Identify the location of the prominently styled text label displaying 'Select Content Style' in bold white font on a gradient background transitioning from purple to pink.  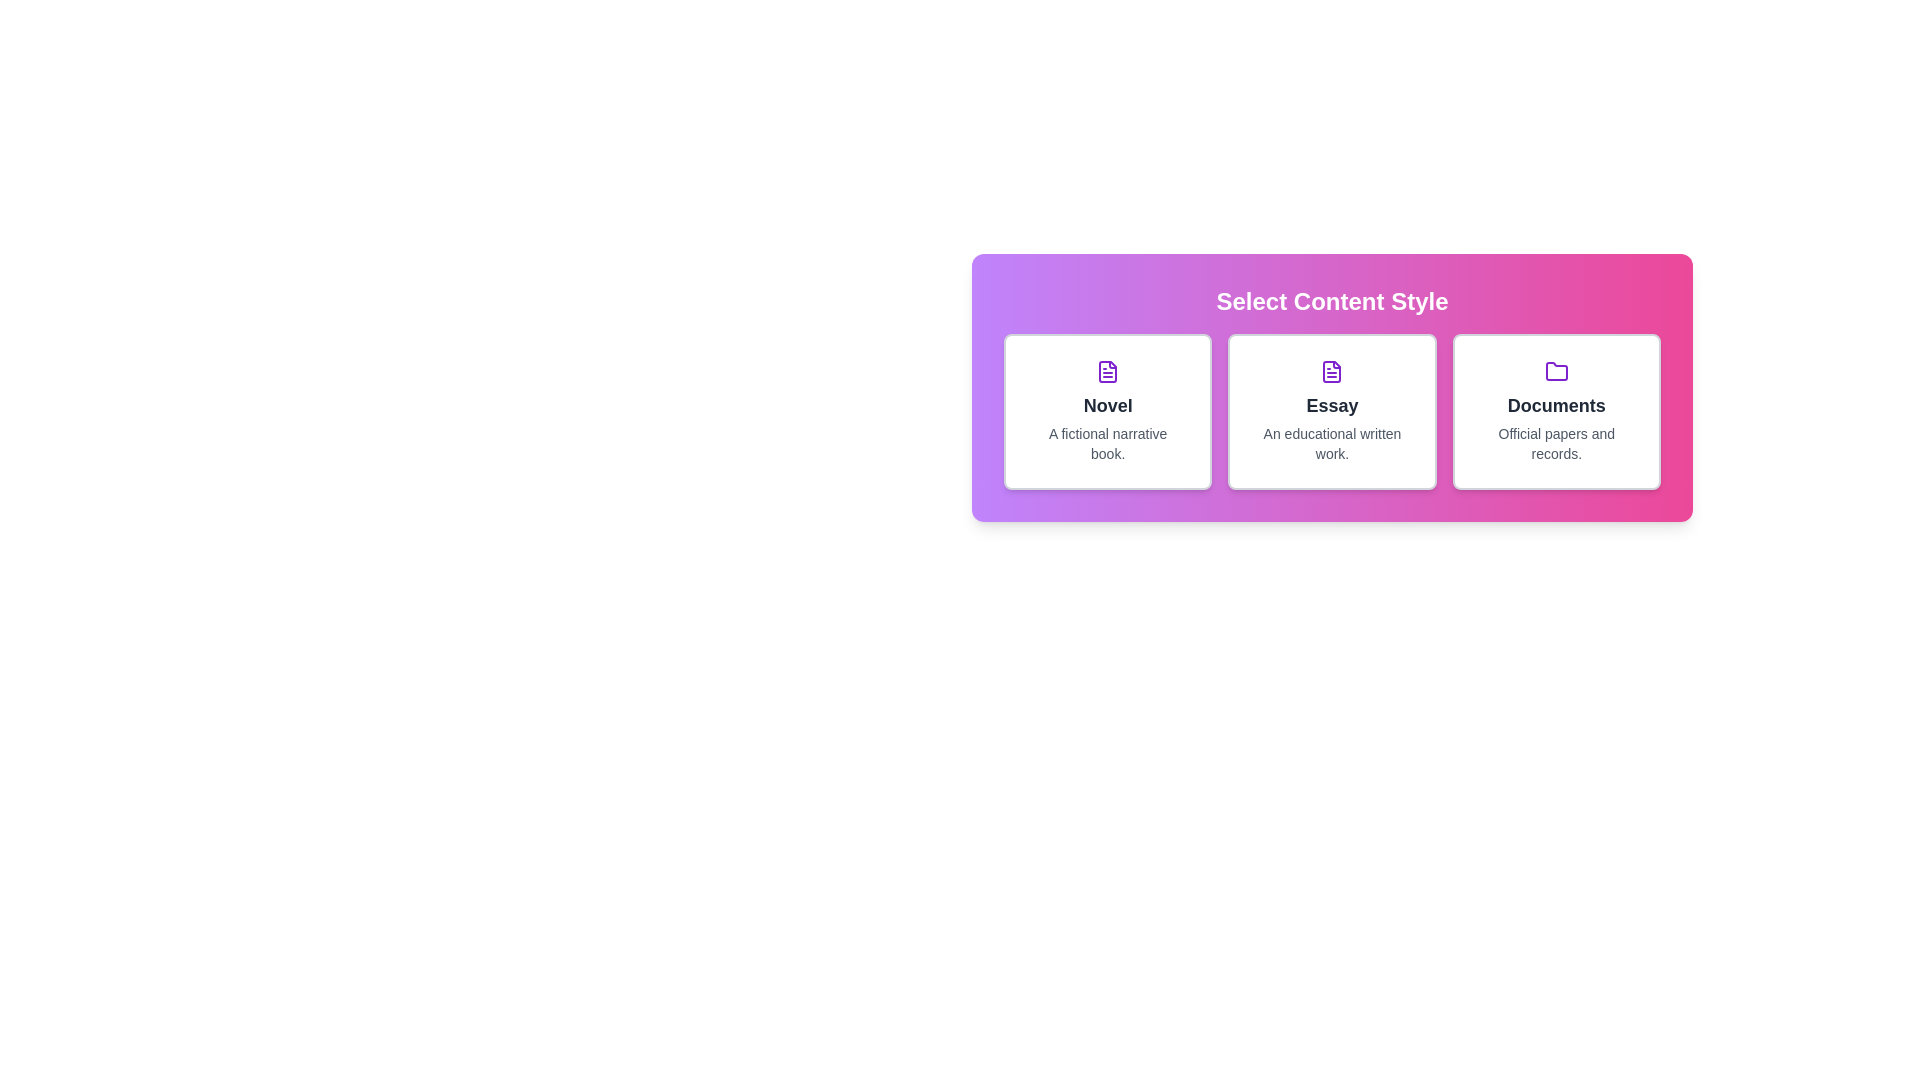
(1332, 301).